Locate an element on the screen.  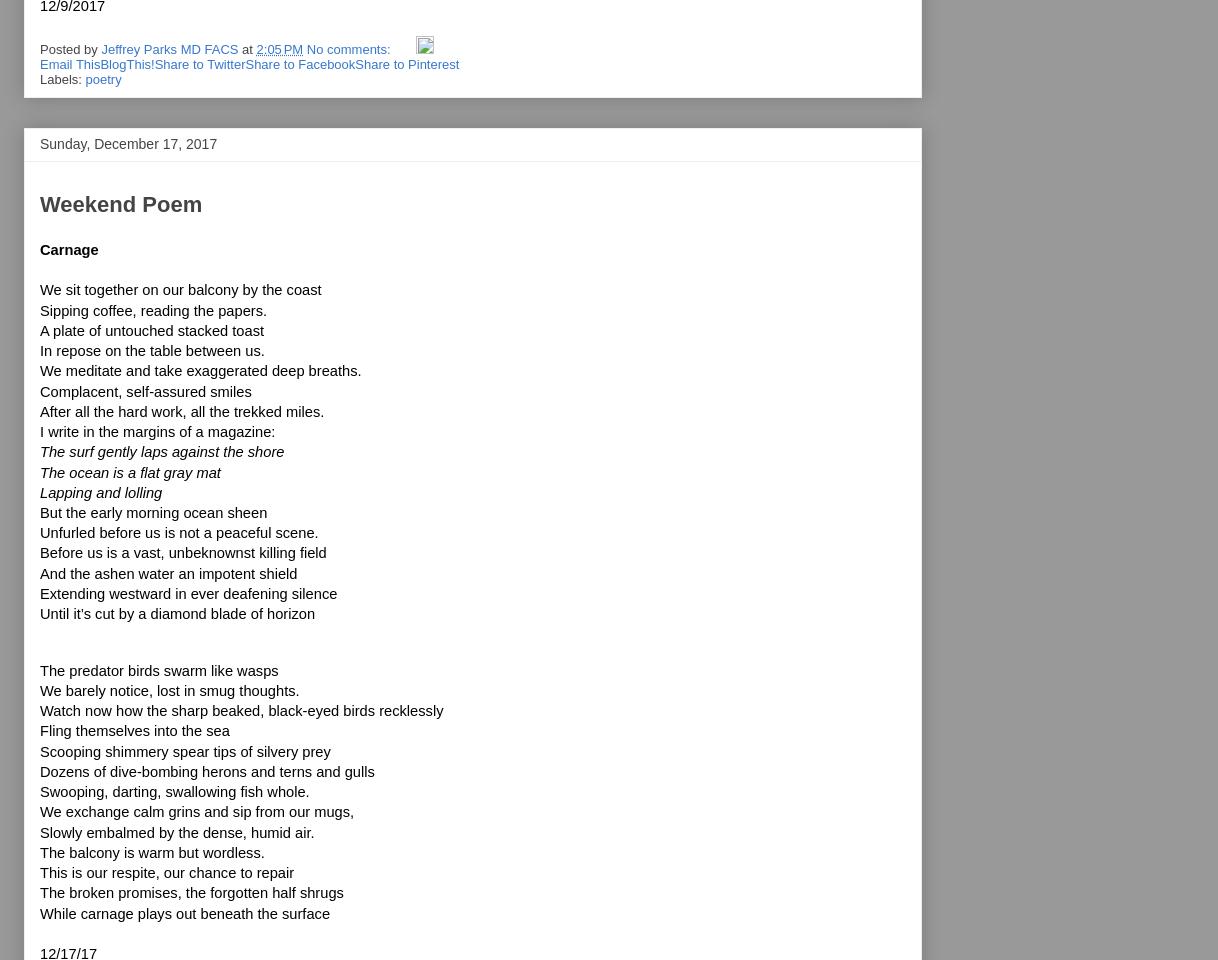
'Scooping shimmery spear tips of silvery prey' is located at coordinates (185, 750).